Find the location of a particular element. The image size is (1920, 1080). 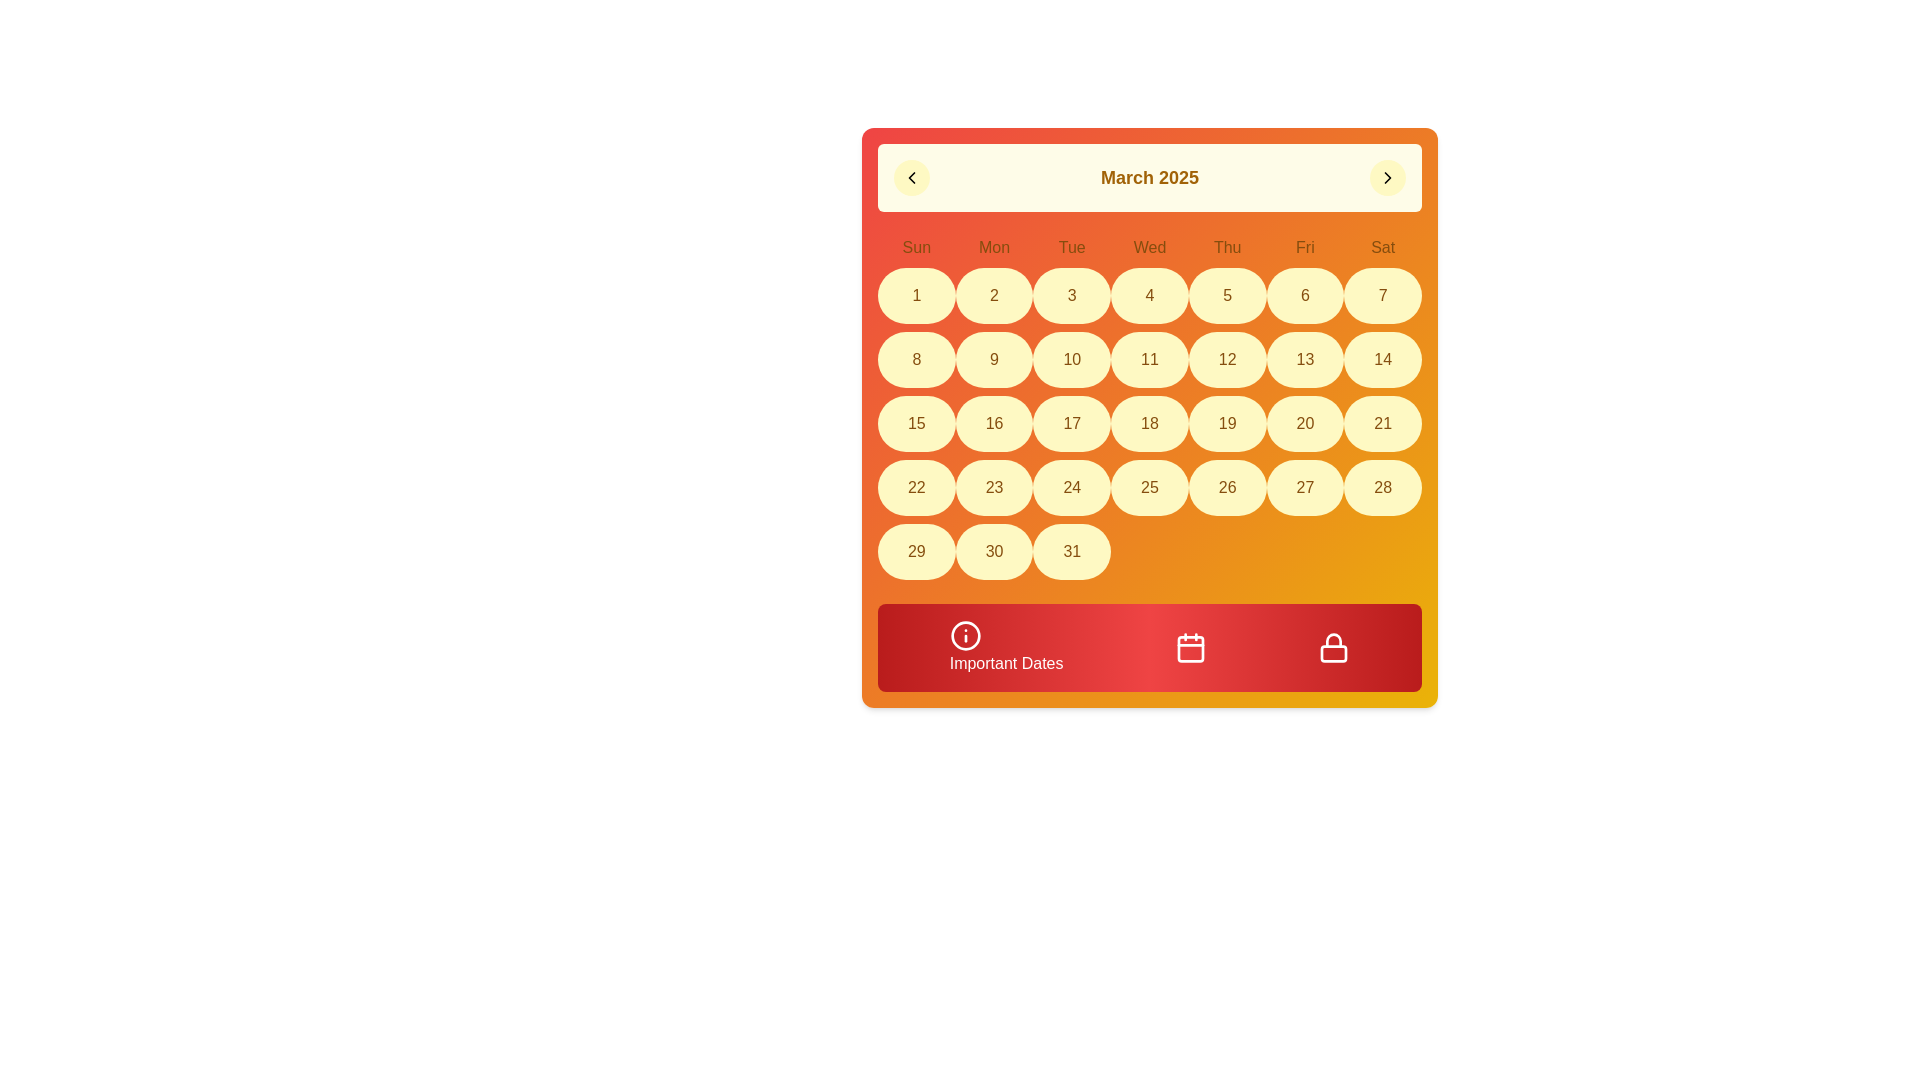

the button representing the 18th day in the calendar is located at coordinates (1150, 423).